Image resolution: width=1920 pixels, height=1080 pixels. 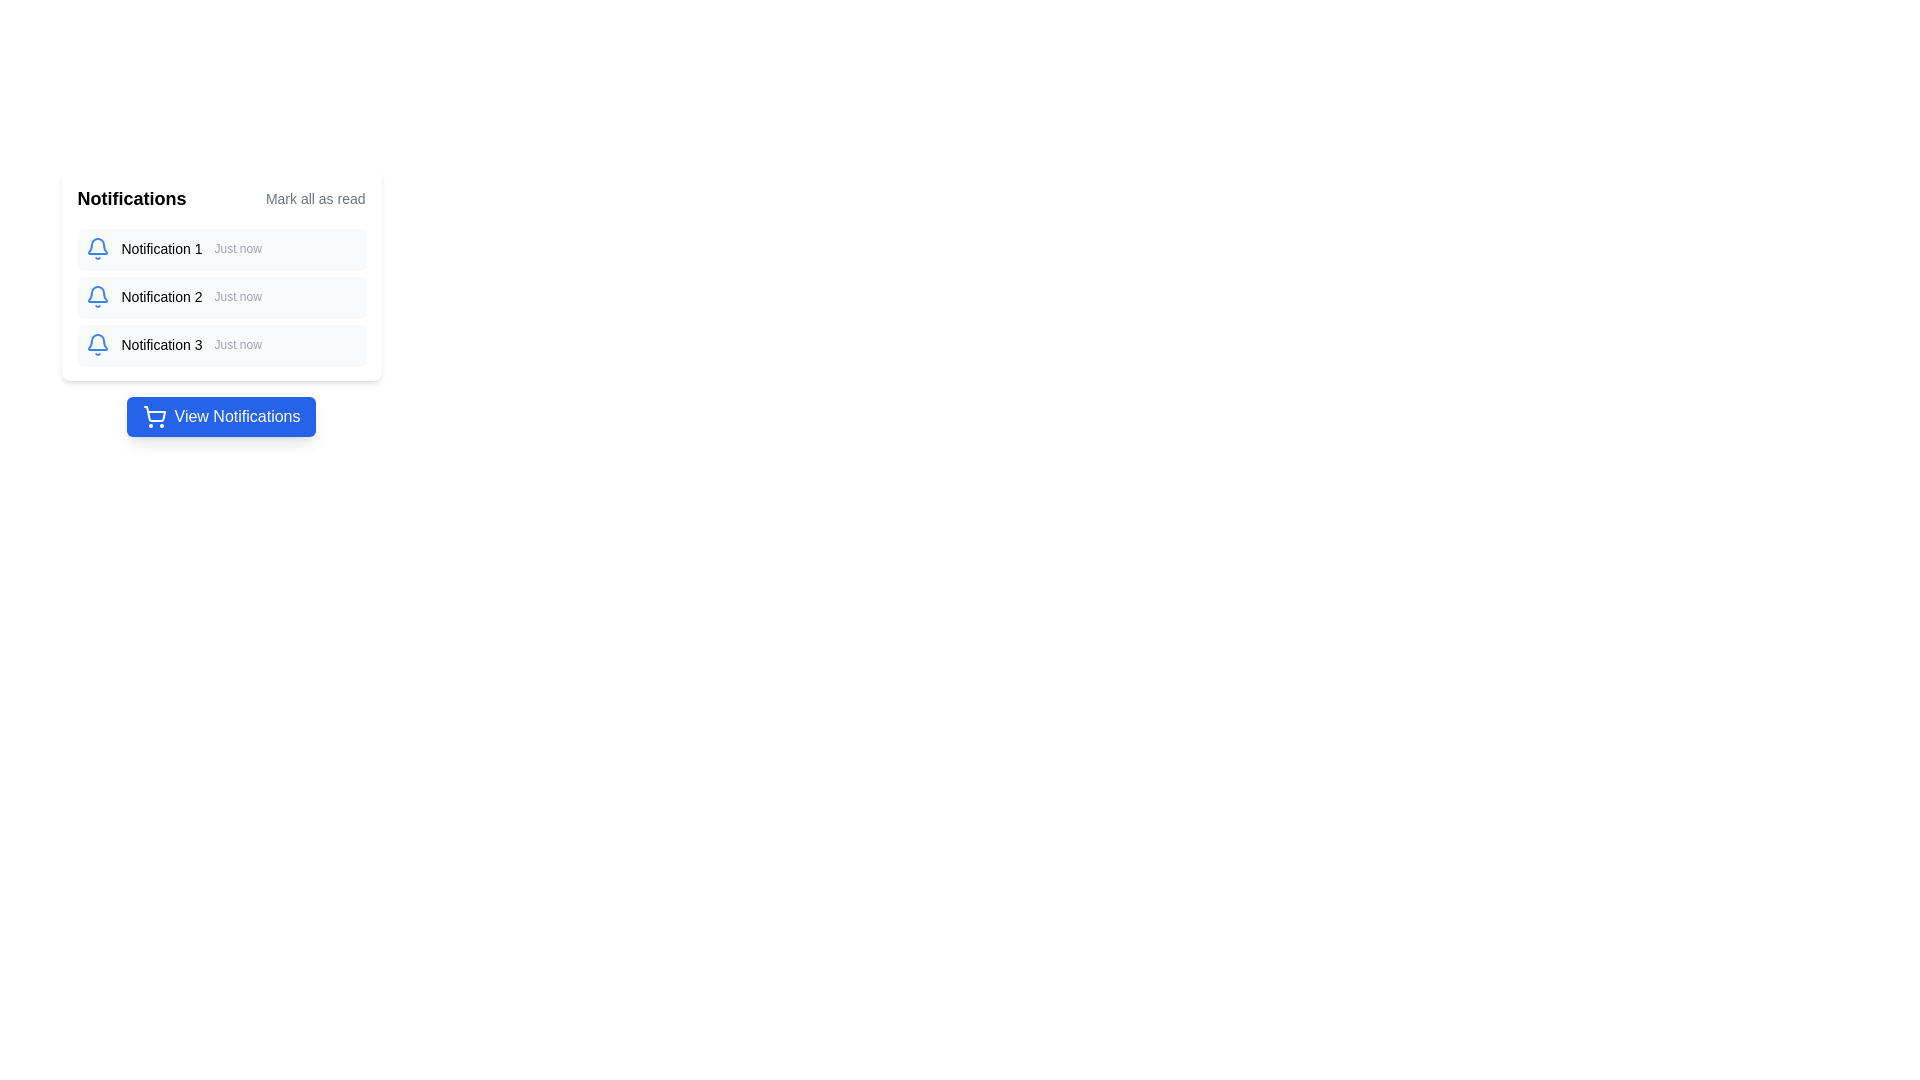 What do you see at coordinates (131, 199) in the screenshot?
I see `static text label that serves as the title for the notification section, located in the top-left corner of the notification card, left of the 'Mark all as read.' element` at bounding box center [131, 199].